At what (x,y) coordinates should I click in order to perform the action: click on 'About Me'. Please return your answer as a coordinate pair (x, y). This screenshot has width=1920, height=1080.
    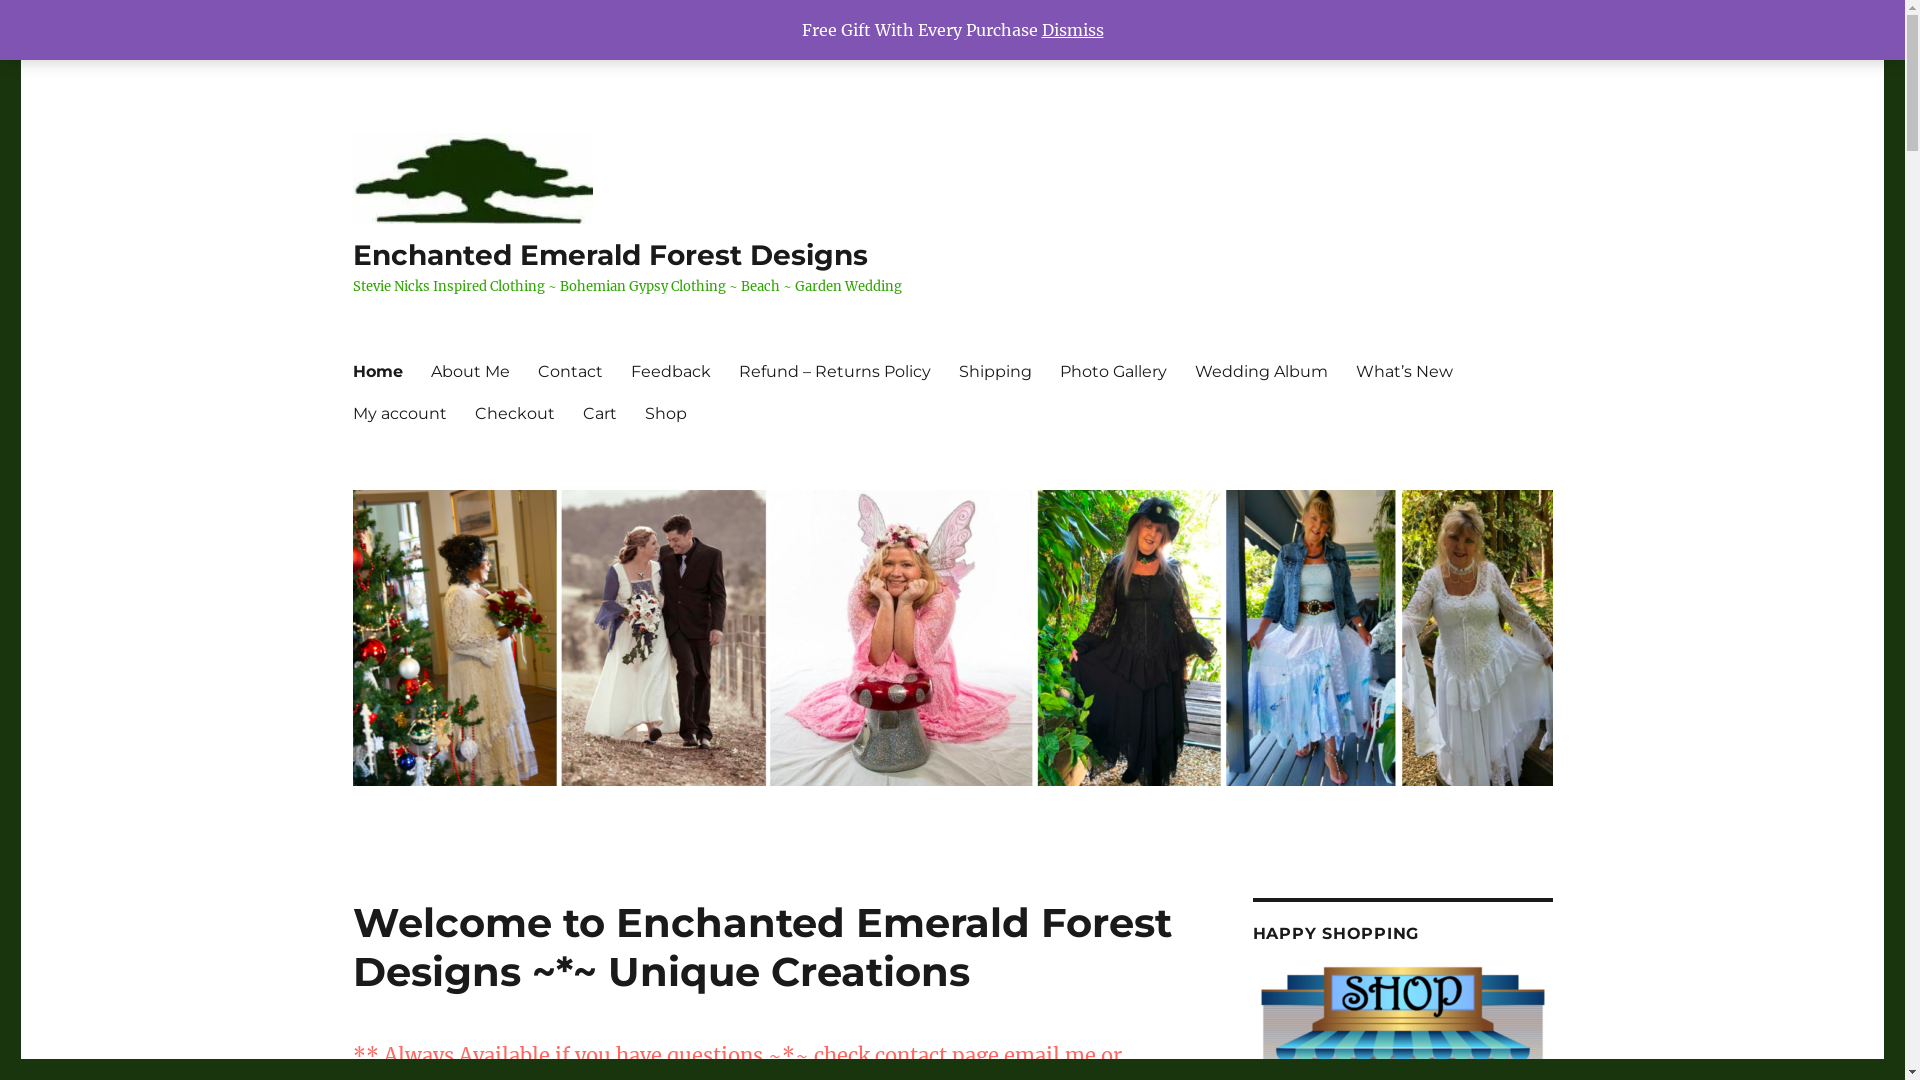
    Looking at the image, I should click on (468, 370).